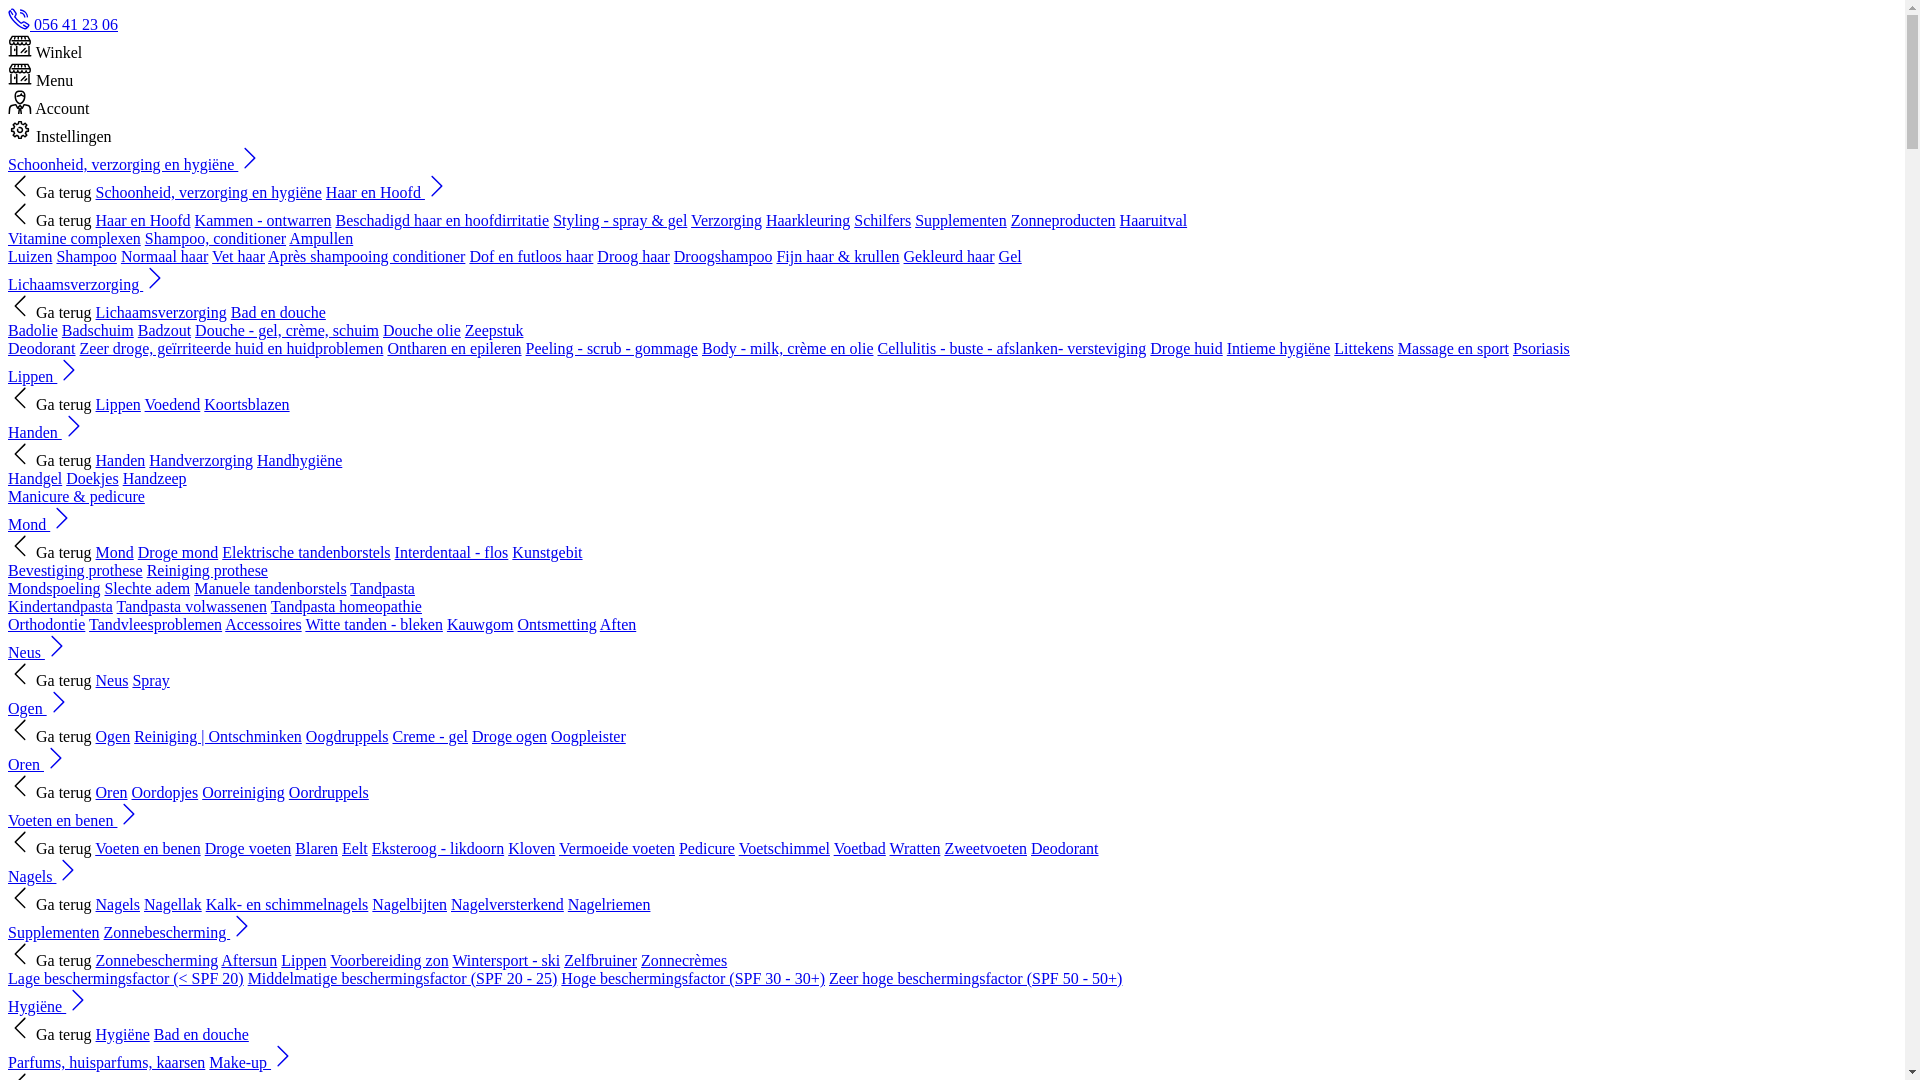 The width and height of the screenshot is (1920, 1080). I want to click on 'Voetschimmel', so click(738, 848).